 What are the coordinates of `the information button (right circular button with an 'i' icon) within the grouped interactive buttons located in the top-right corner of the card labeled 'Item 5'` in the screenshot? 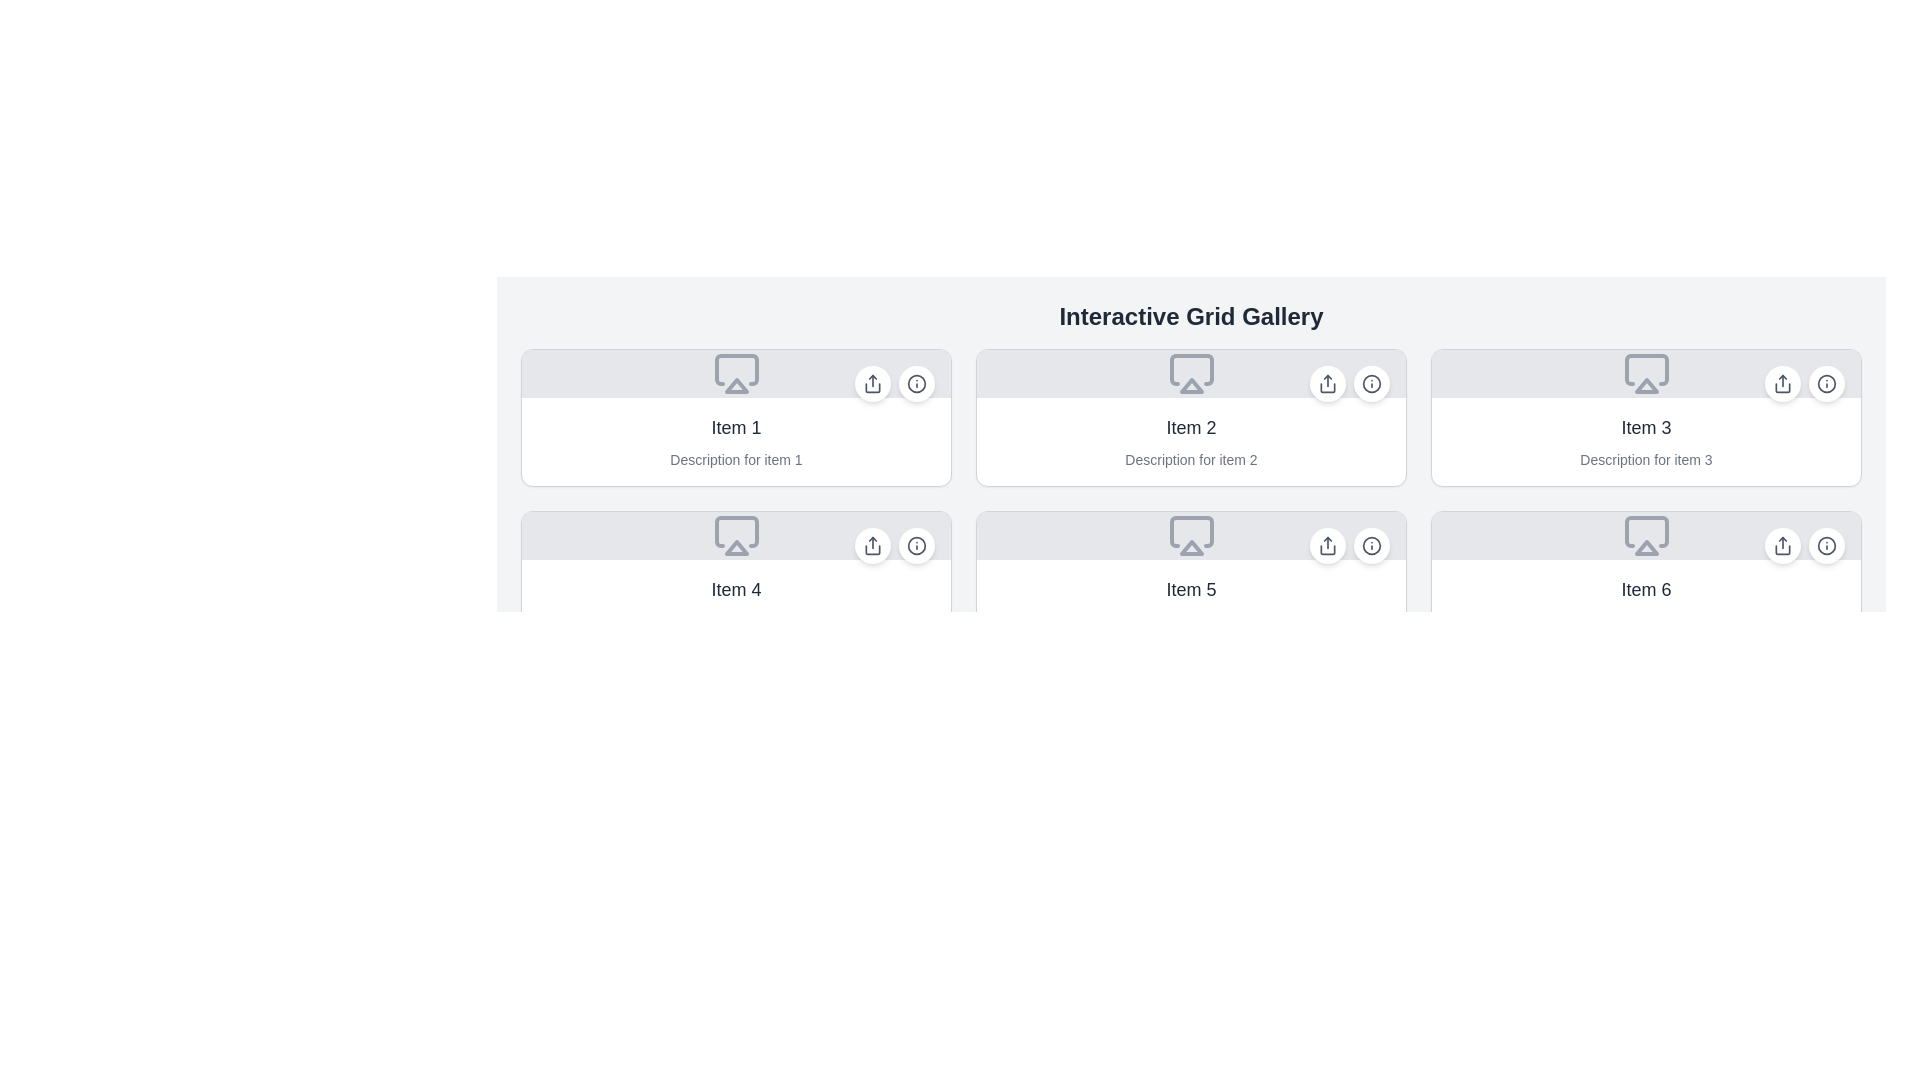 It's located at (1349, 546).